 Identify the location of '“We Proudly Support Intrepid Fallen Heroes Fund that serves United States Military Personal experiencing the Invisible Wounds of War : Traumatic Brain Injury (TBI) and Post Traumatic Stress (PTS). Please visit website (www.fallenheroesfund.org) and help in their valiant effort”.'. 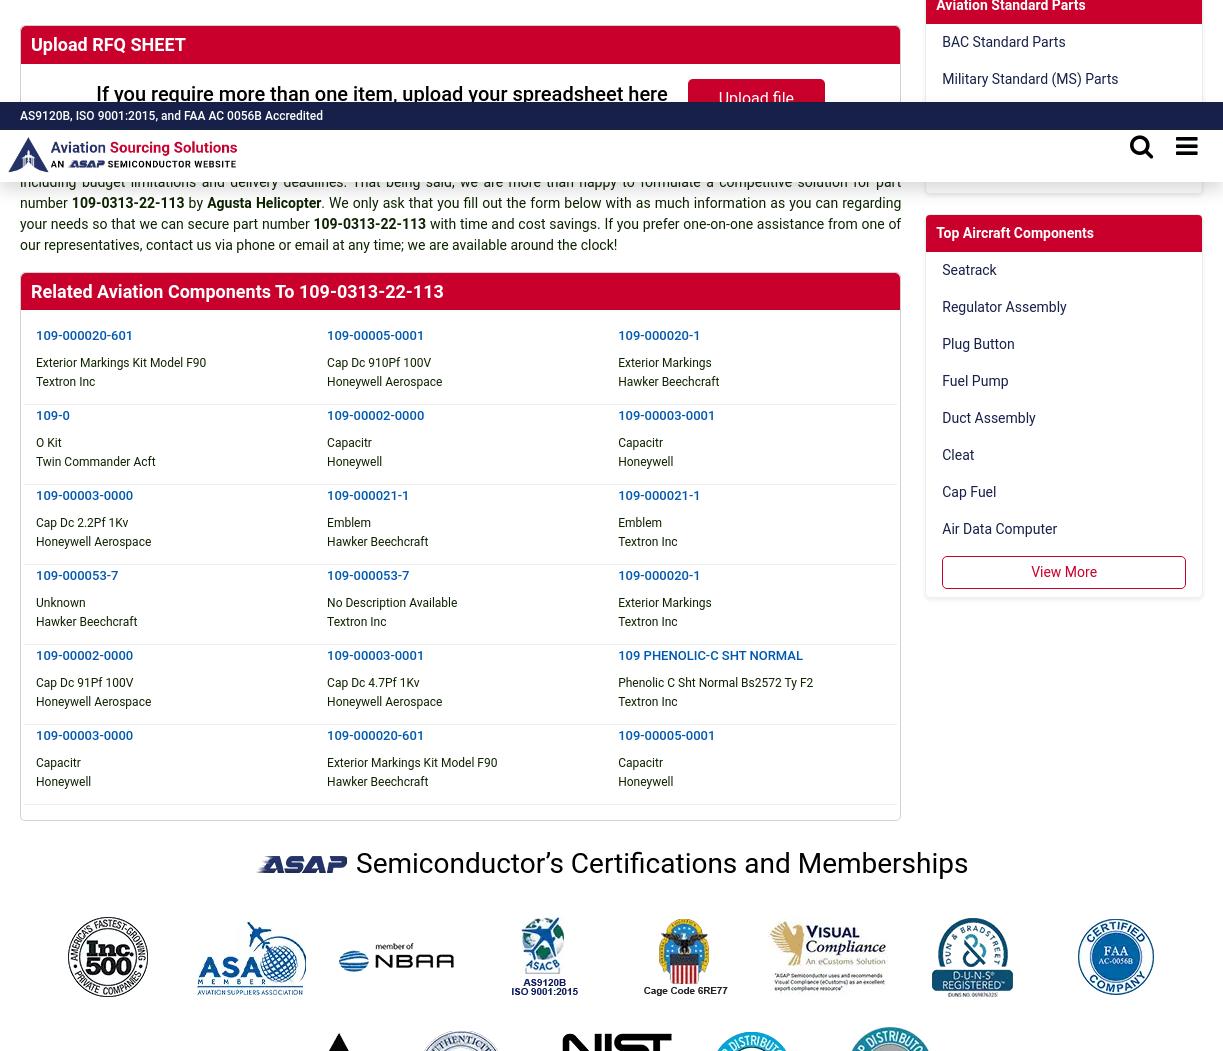
(911, 230).